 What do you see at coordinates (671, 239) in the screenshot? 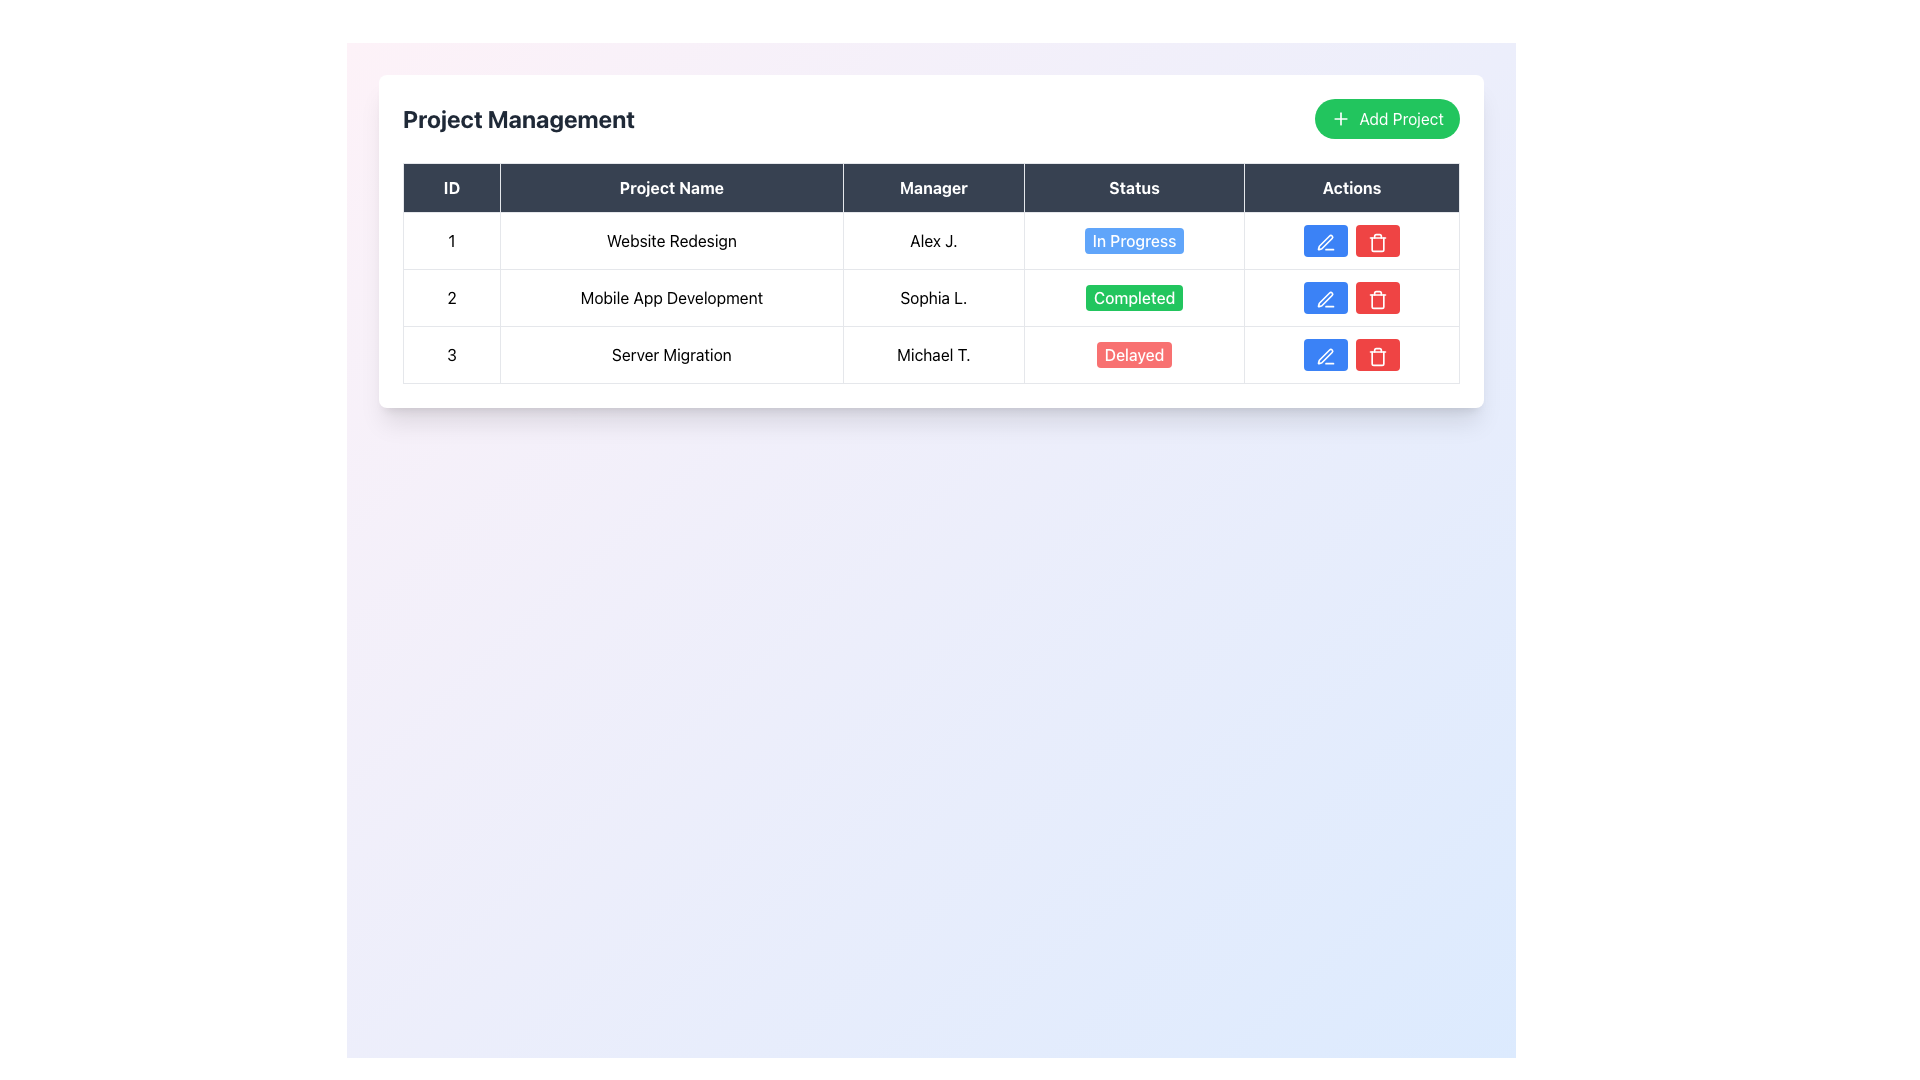
I see `the text label identifying the project name 'Website Redesign' located in the second column of the first row under 'Project Management'` at bounding box center [671, 239].